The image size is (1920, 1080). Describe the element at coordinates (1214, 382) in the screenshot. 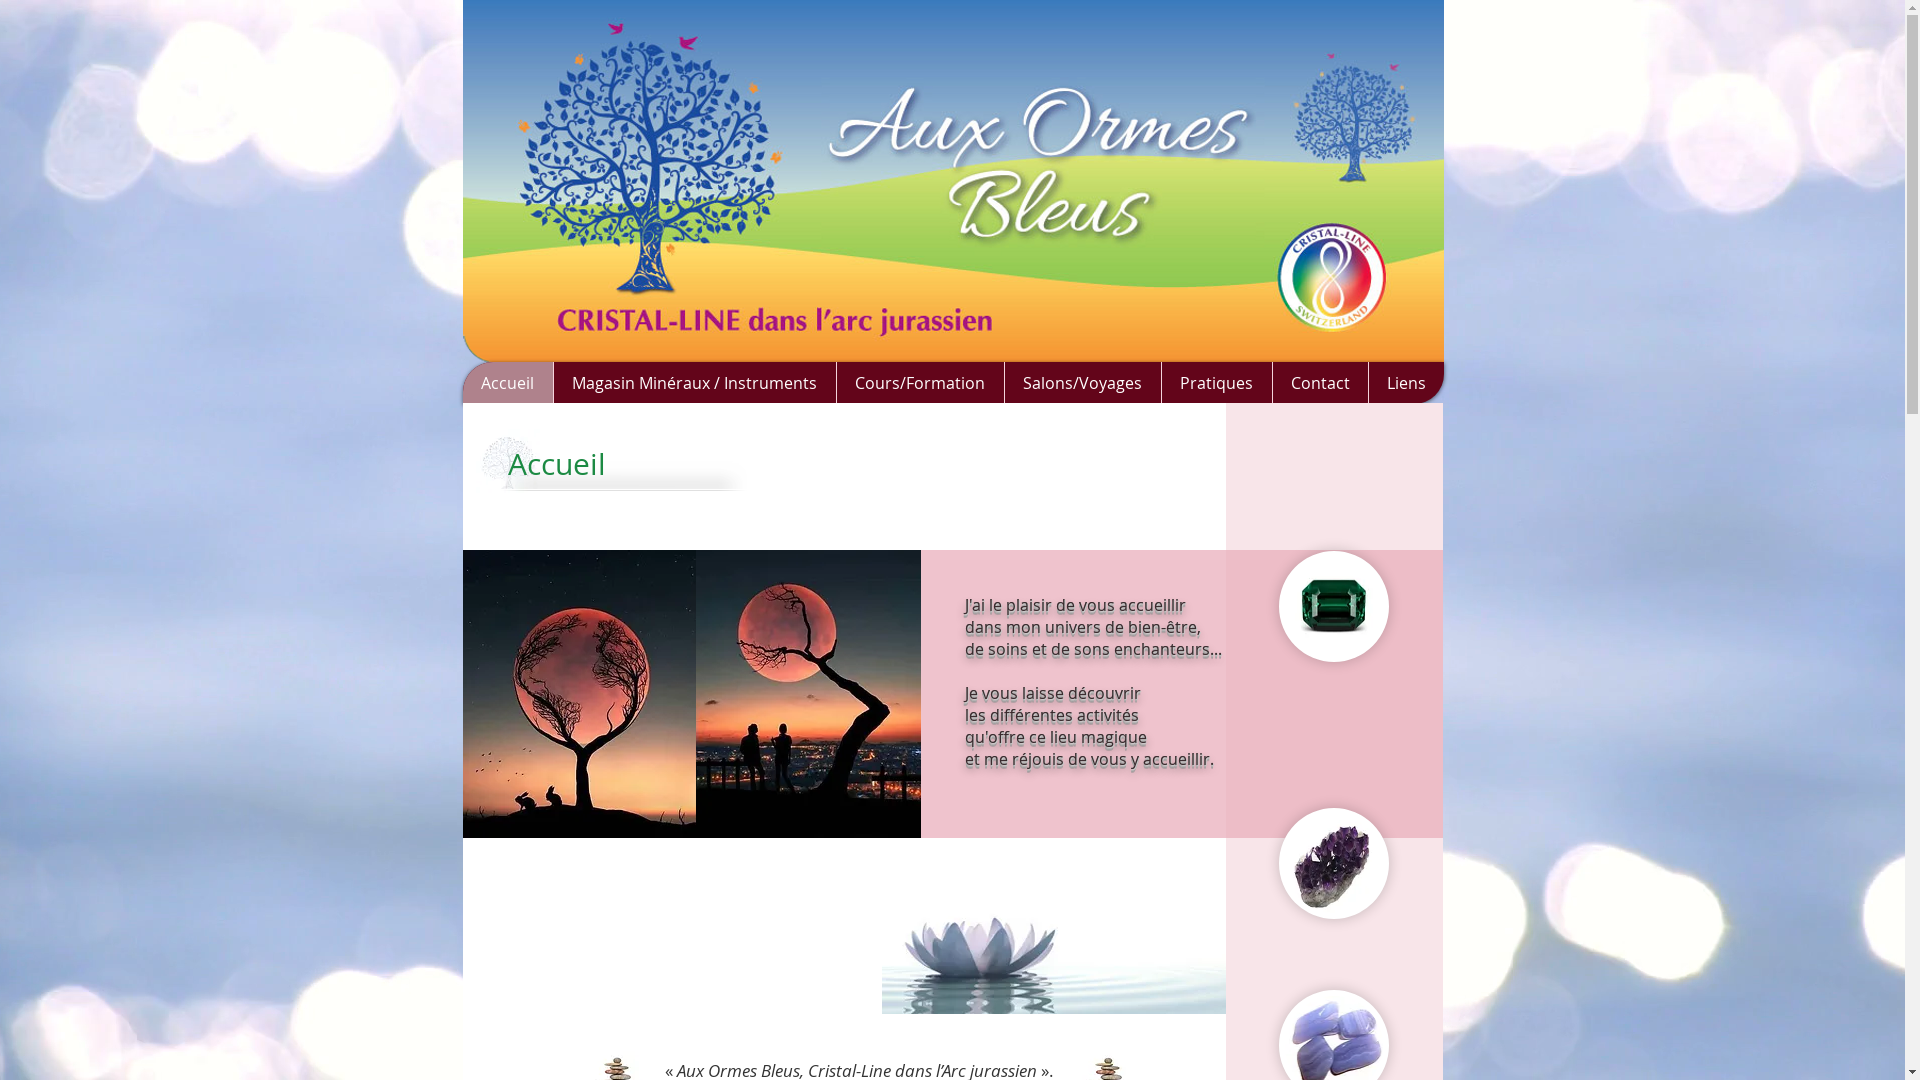

I see `'Pratiques'` at that location.